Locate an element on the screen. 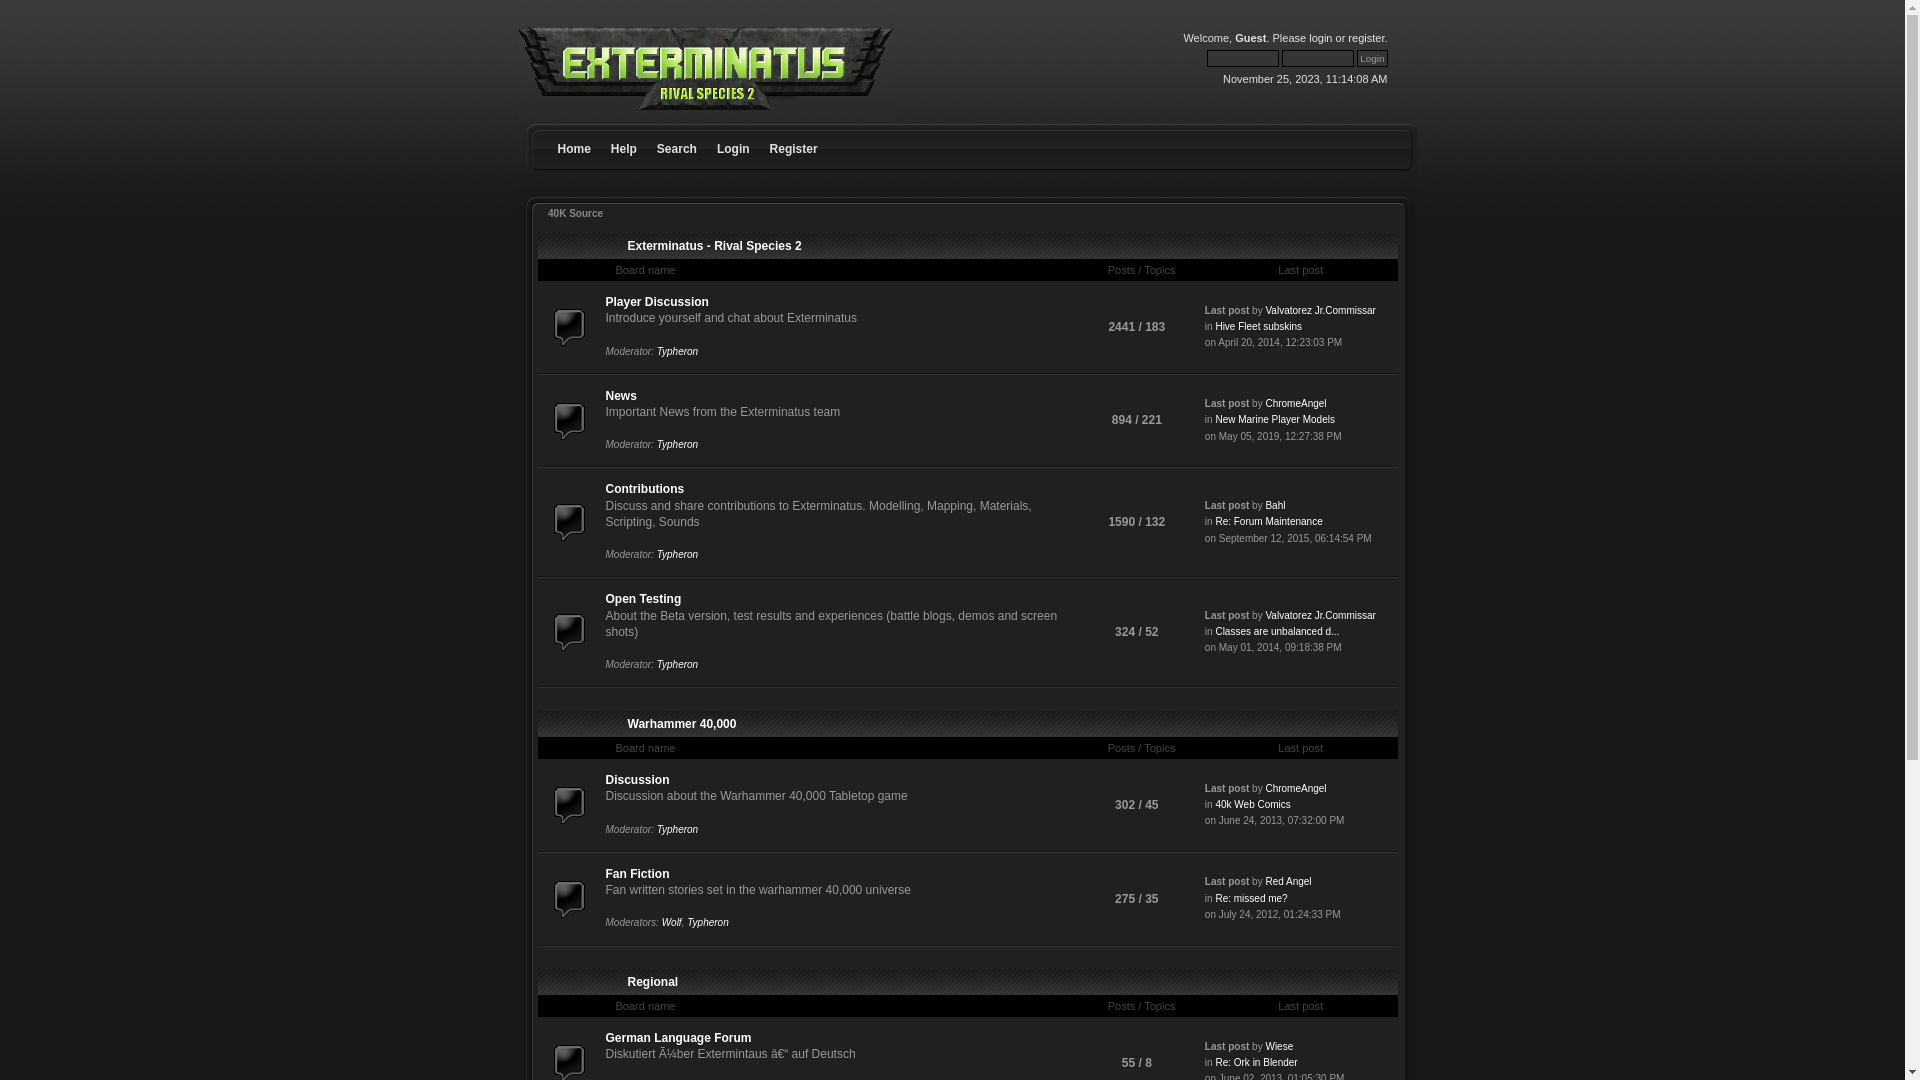  'News' is located at coordinates (620, 396).